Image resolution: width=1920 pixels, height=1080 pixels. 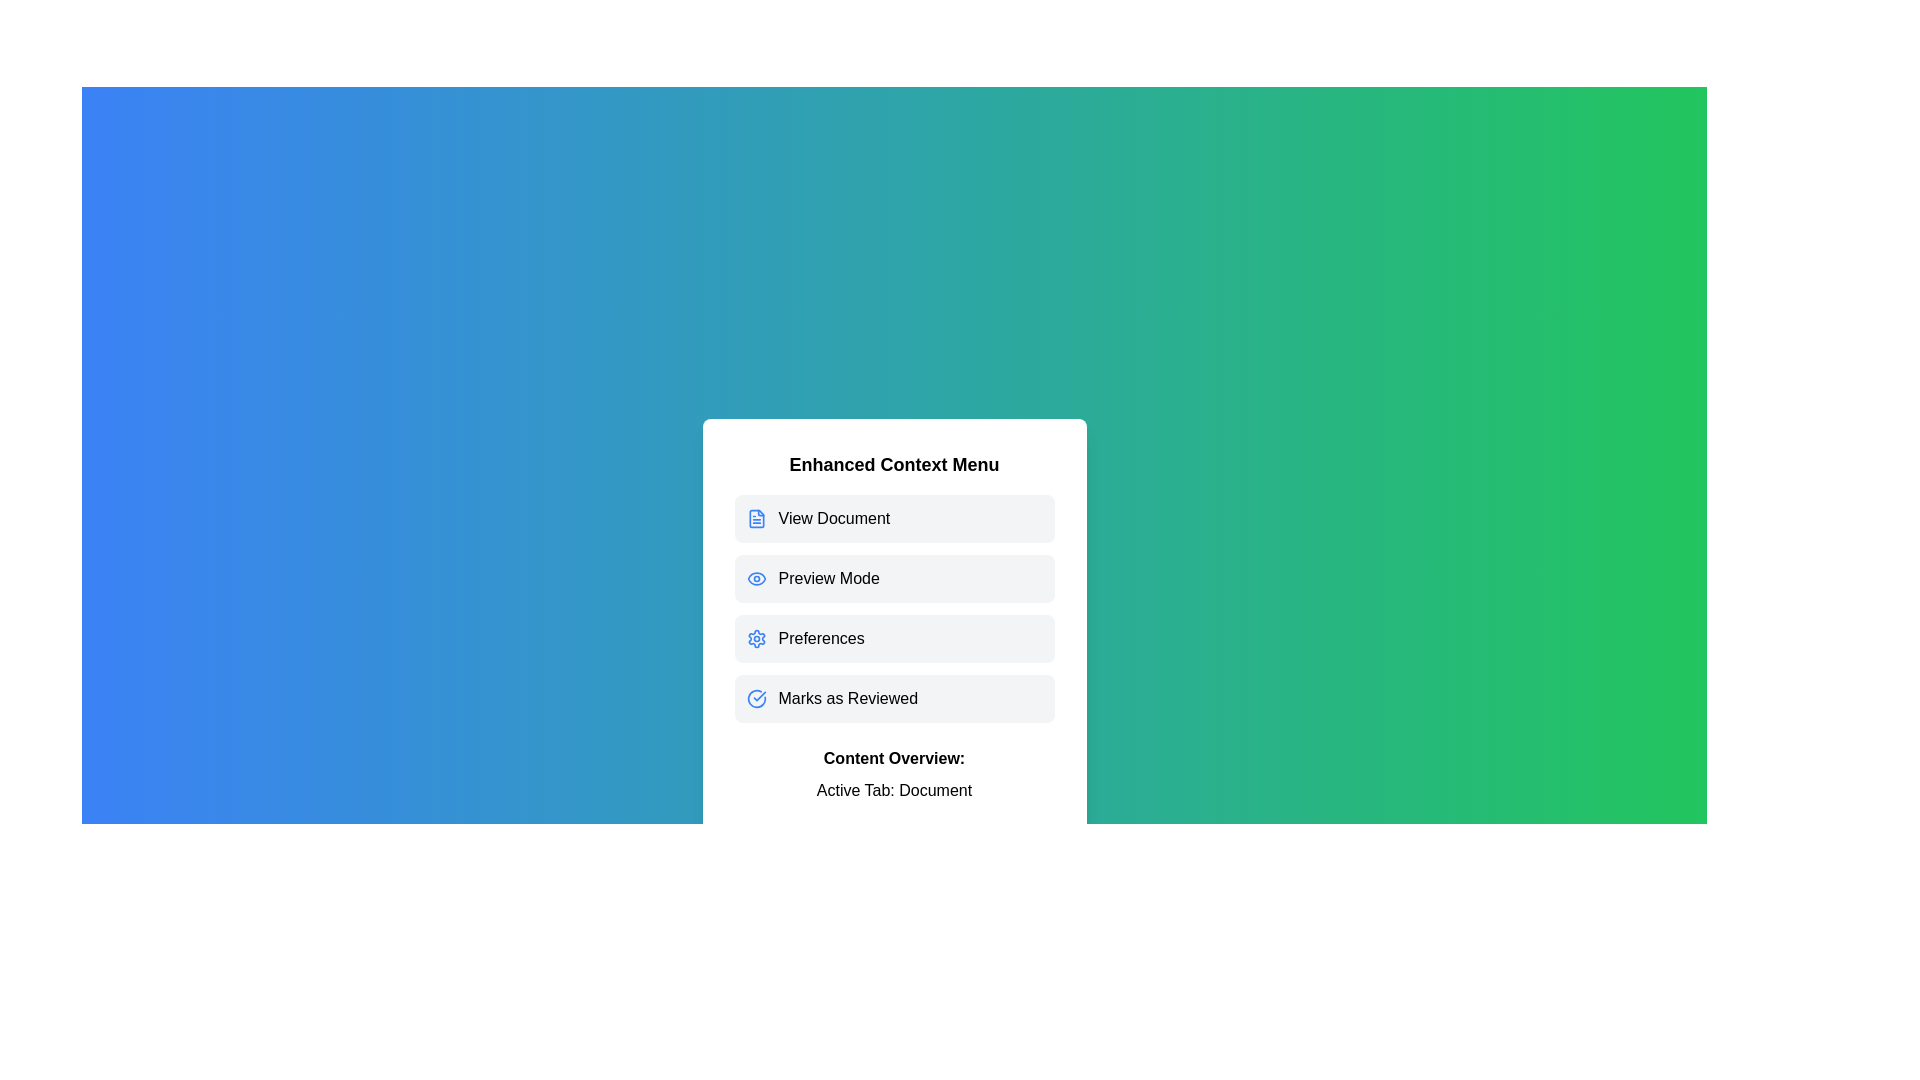 What do you see at coordinates (893, 518) in the screenshot?
I see `the menu option View Document to inspect its associated icon` at bounding box center [893, 518].